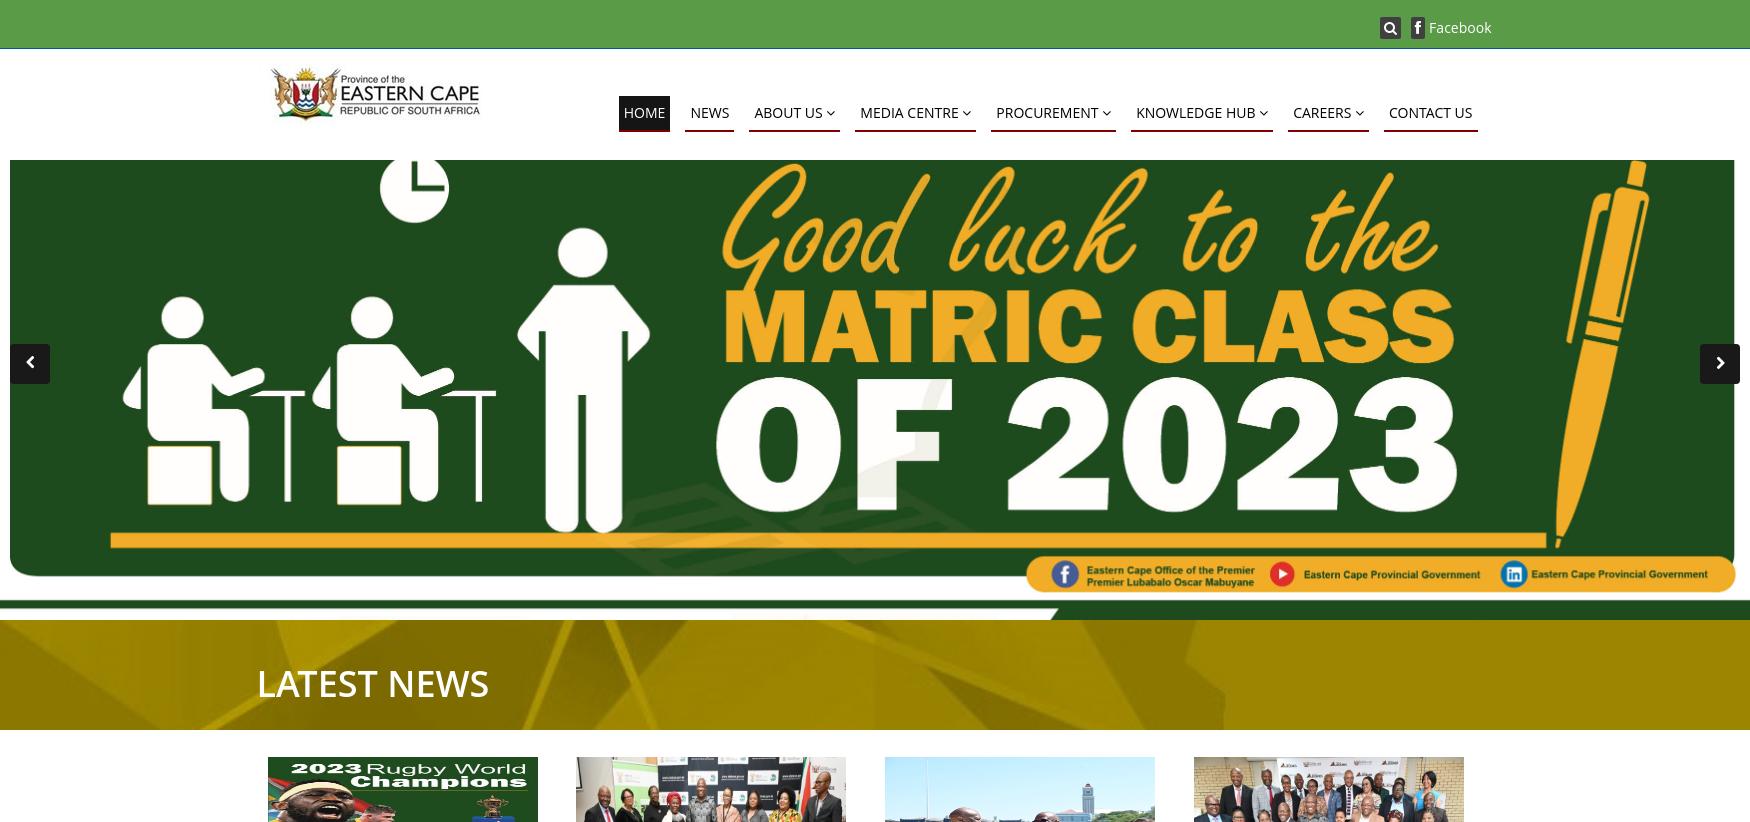 The width and height of the screenshot is (1750, 822). What do you see at coordinates (1457, 26) in the screenshot?
I see `'Facebook'` at bounding box center [1457, 26].